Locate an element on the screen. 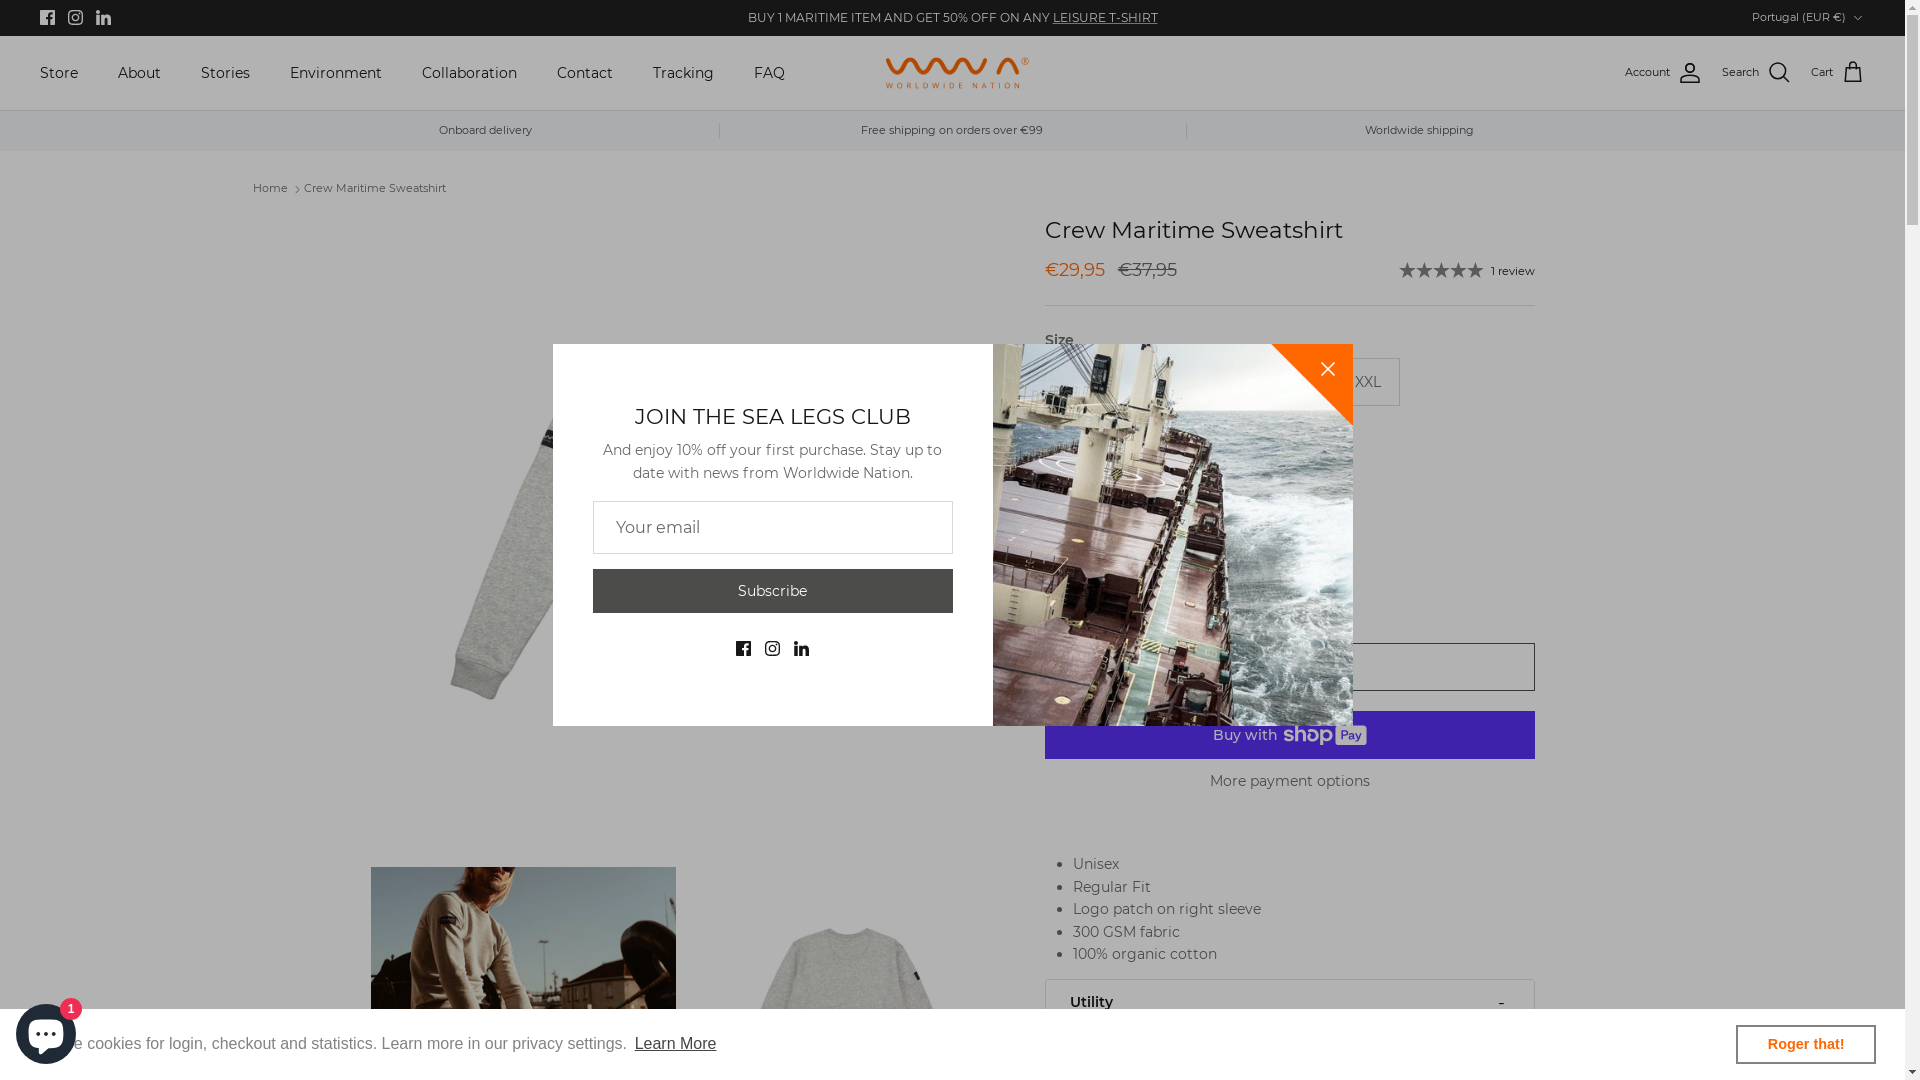 The width and height of the screenshot is (1920, 1080). 'Subscribe' is located at coordinates (771, 589).